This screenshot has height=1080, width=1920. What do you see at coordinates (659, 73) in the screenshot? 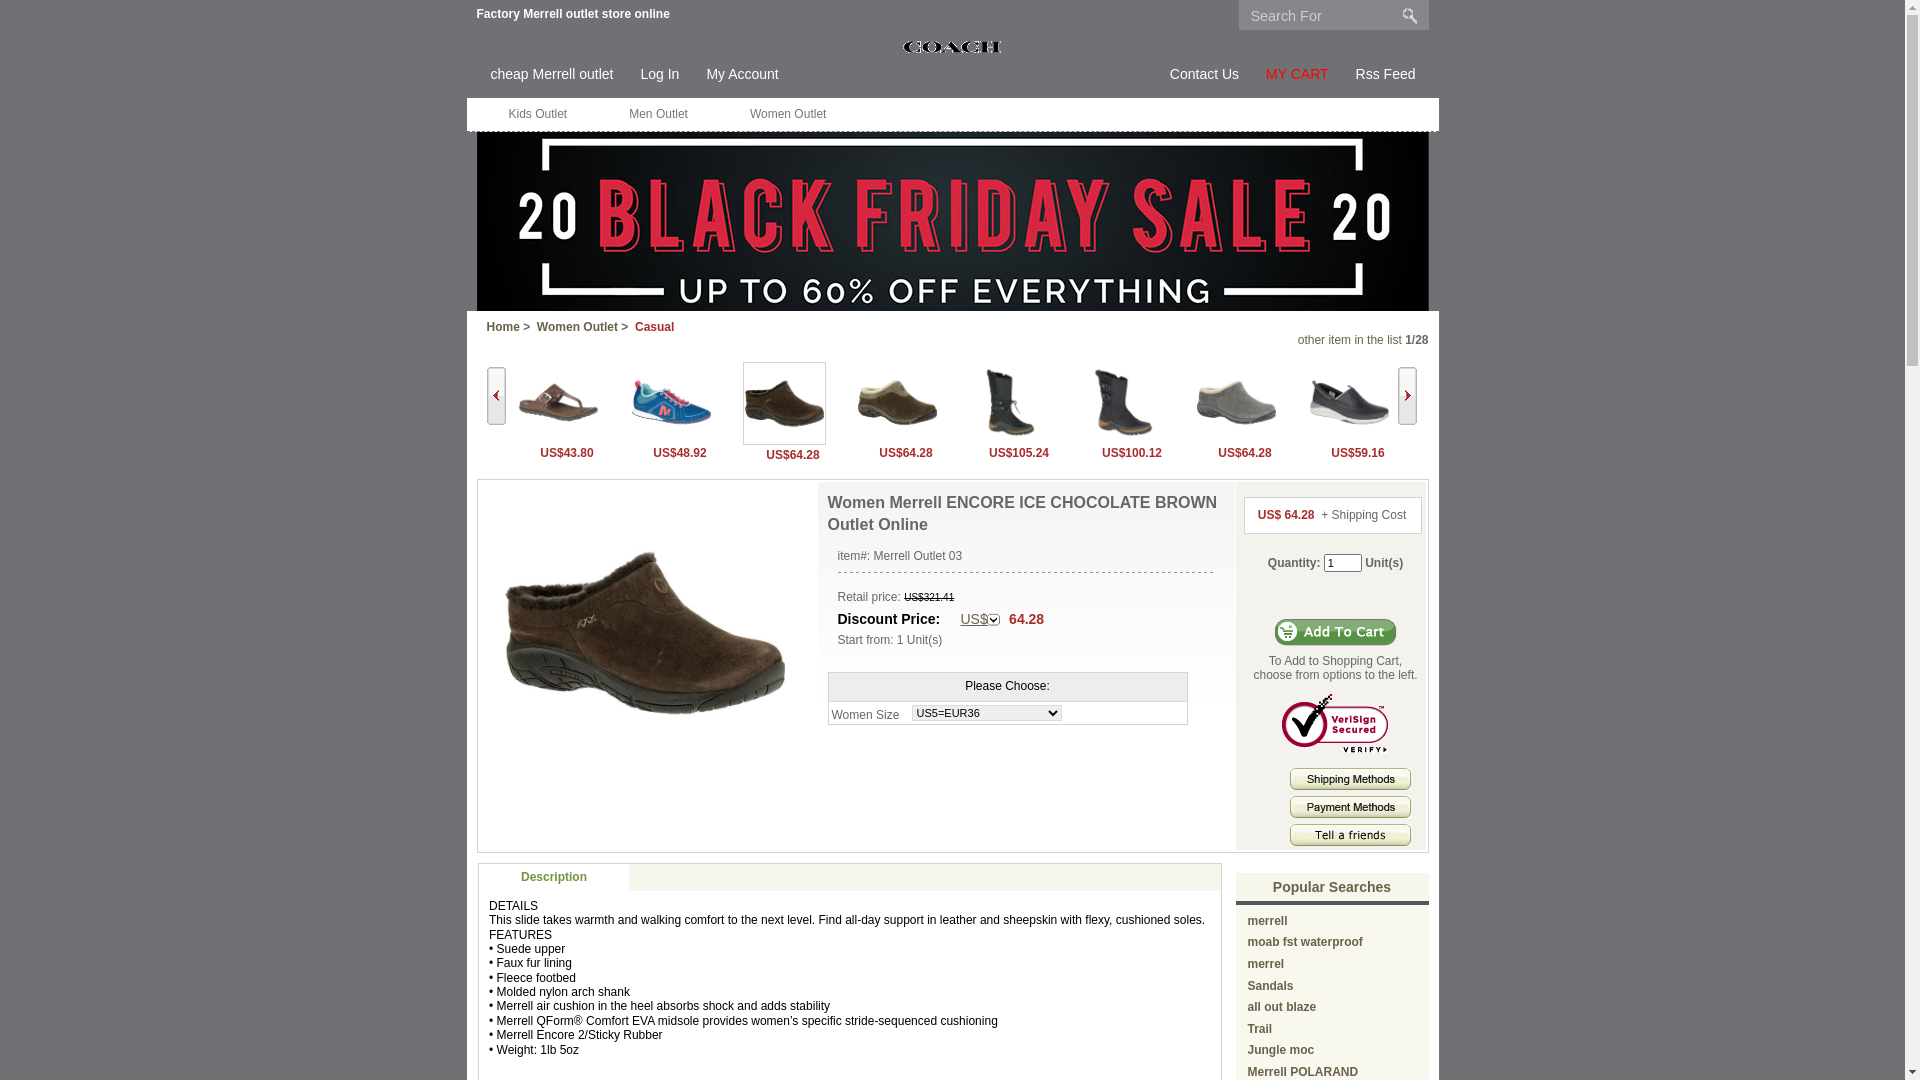
I see `'Log In'` at bounding box center [659, 73].